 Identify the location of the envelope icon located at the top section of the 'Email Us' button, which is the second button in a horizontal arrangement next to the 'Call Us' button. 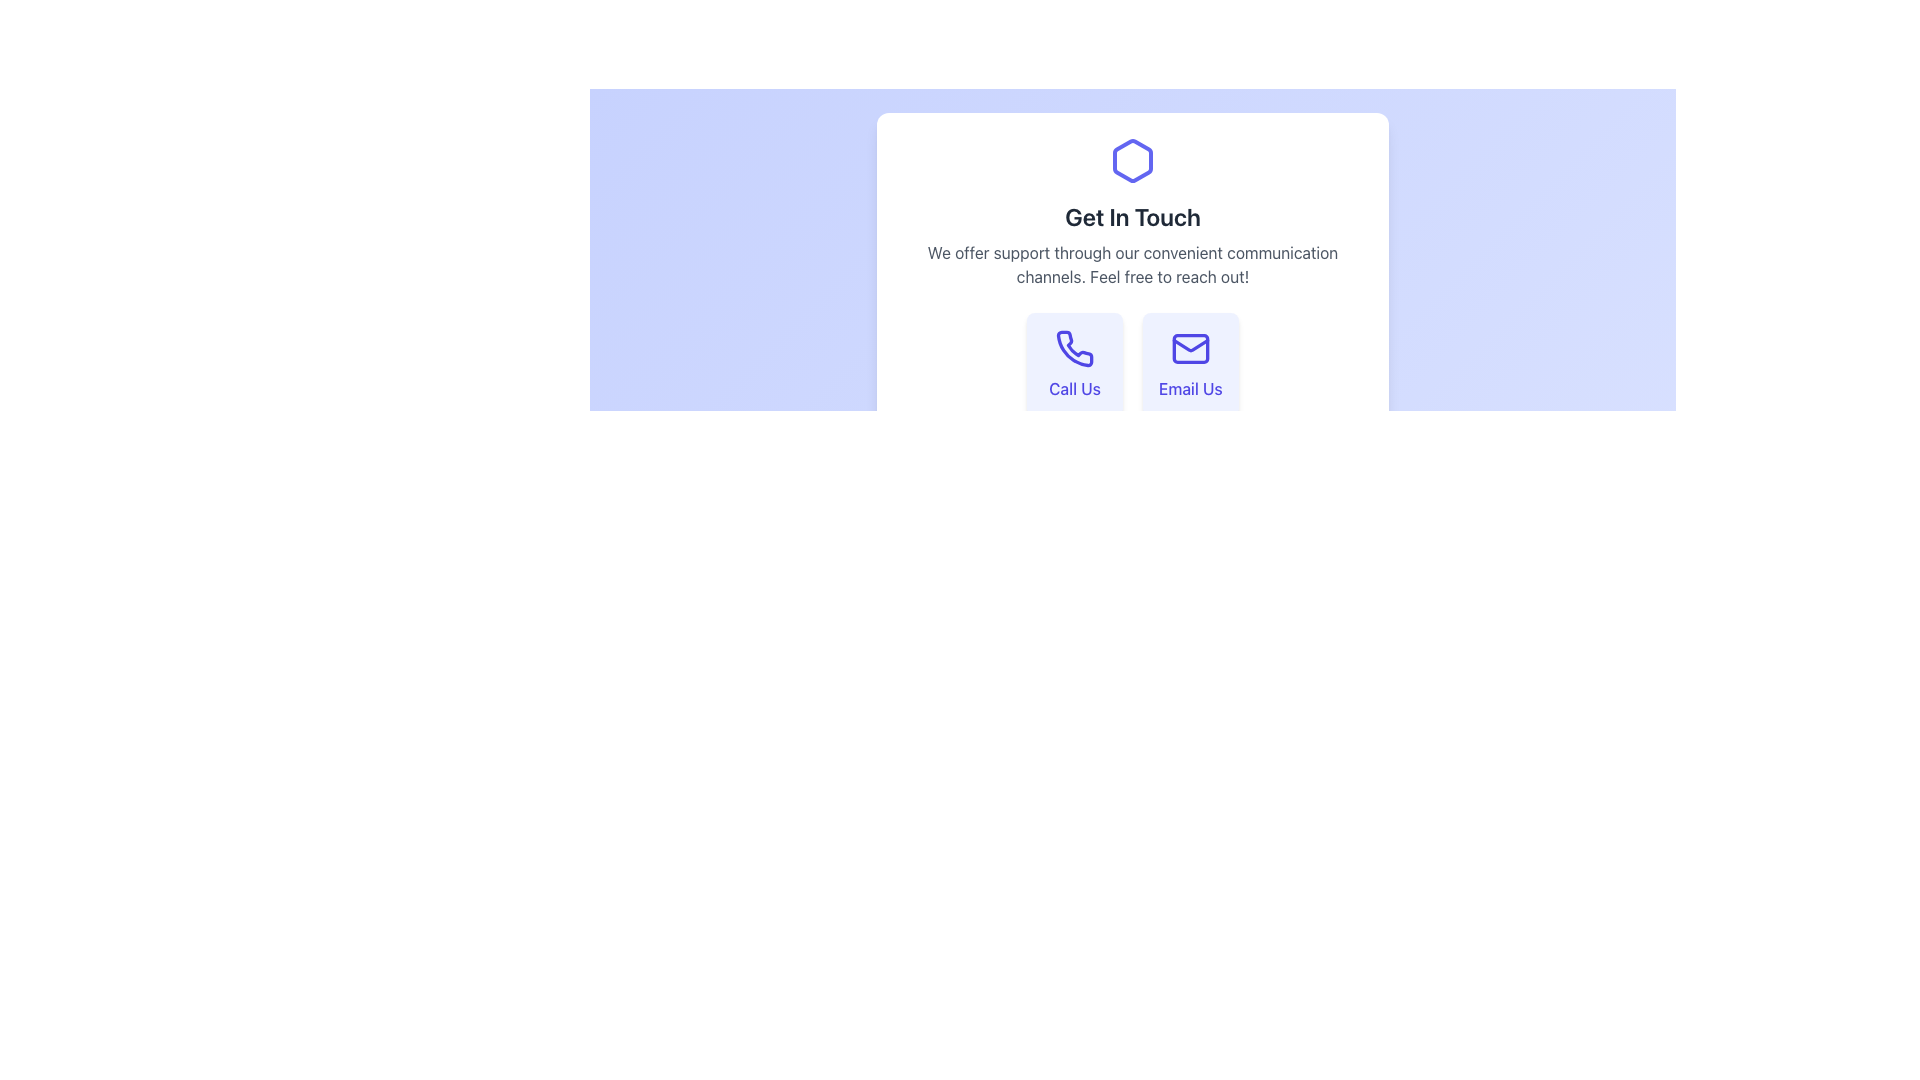
(1190, 347).